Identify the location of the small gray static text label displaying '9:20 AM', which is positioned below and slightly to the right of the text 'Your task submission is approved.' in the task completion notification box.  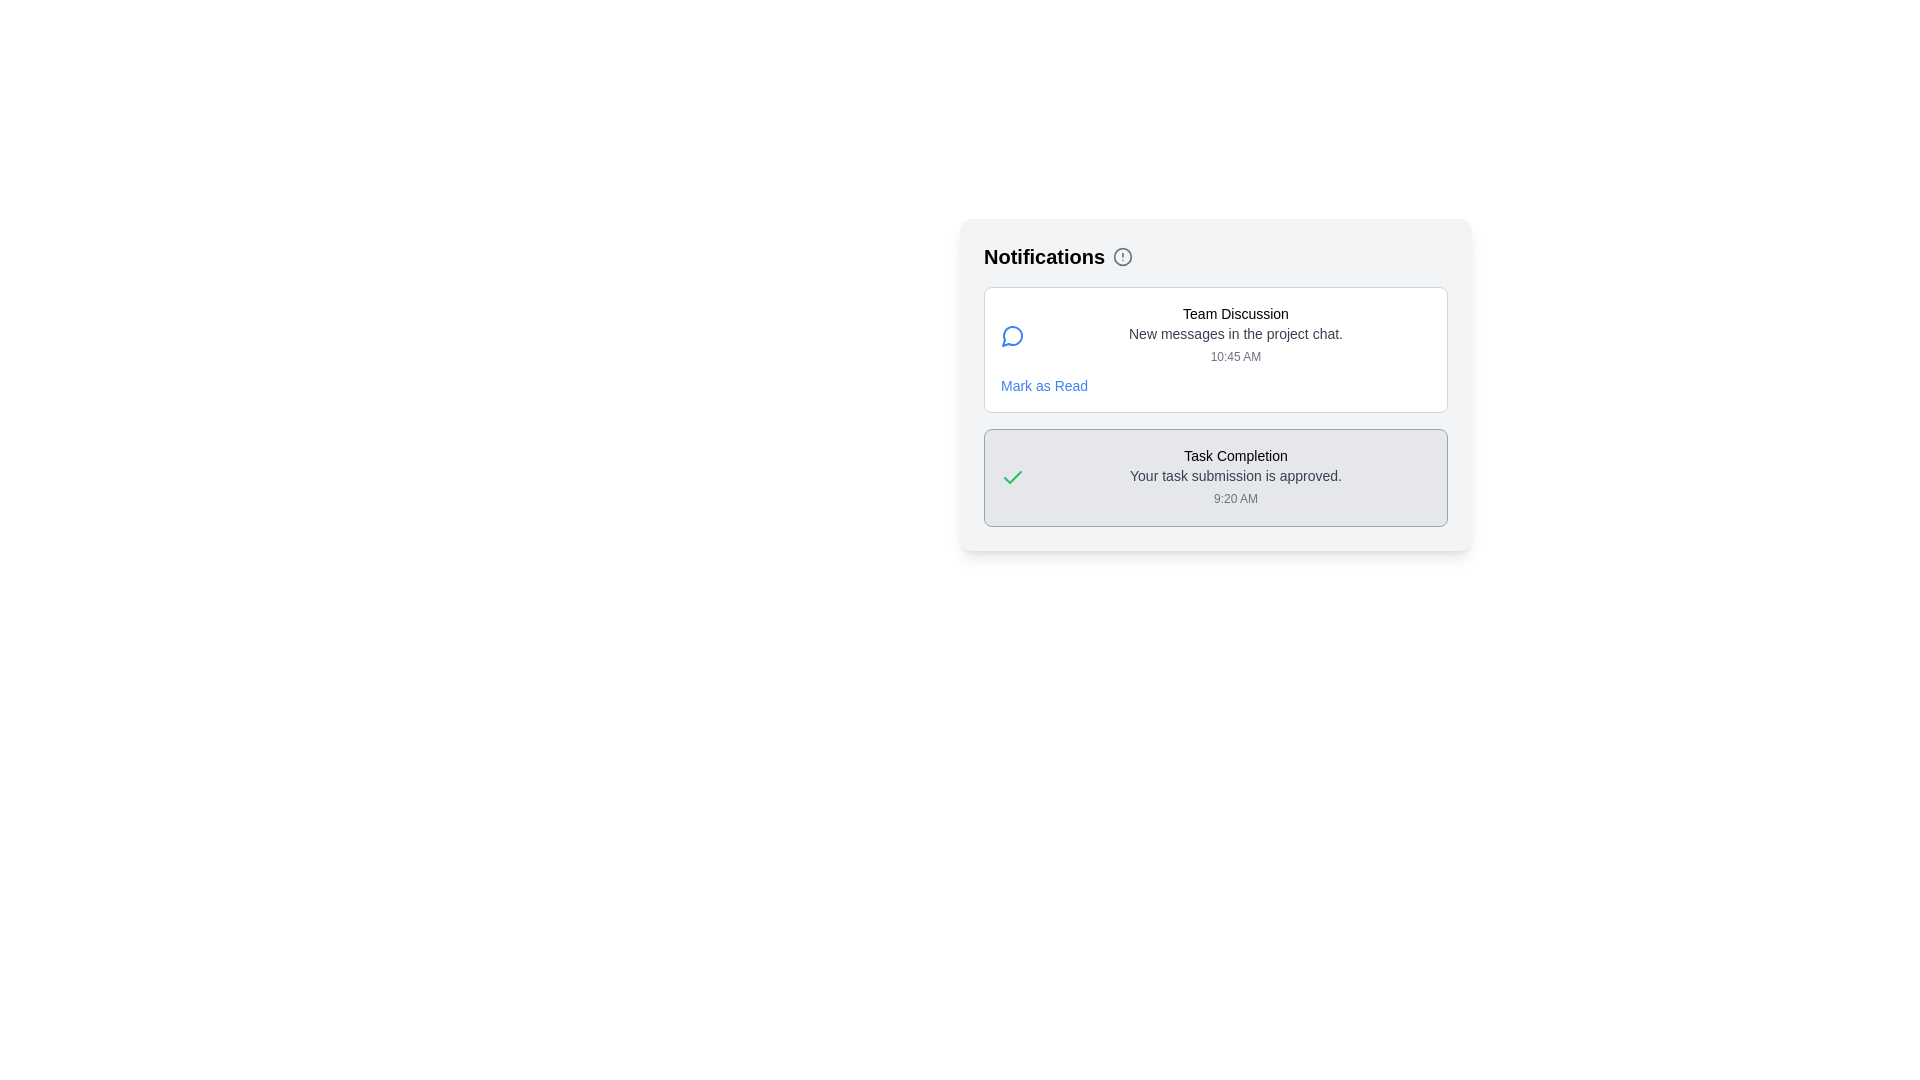
(1235, 497).